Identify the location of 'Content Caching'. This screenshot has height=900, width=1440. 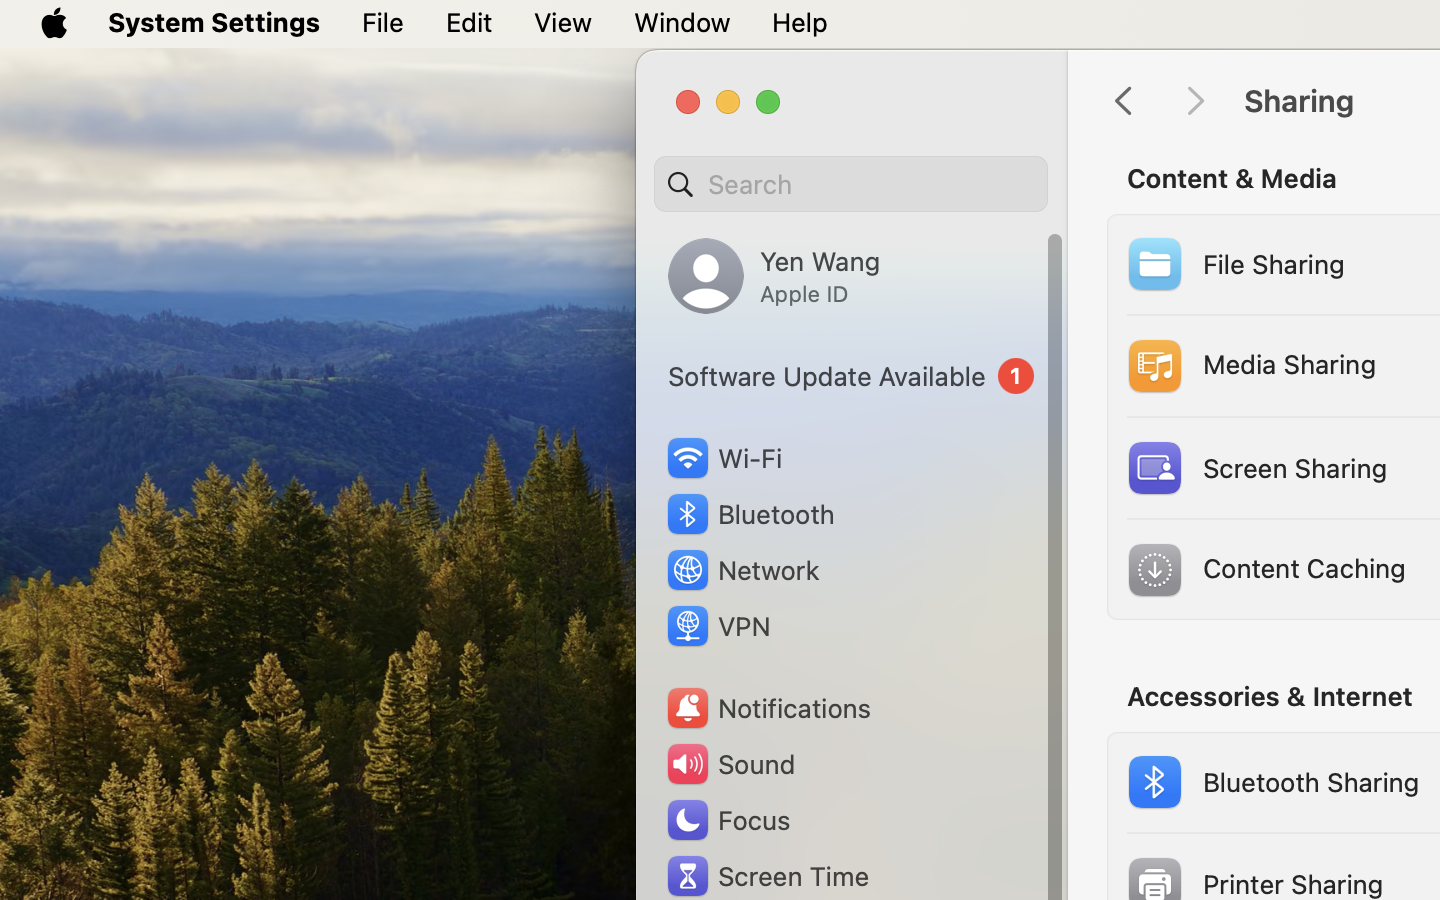
(1264, 569).